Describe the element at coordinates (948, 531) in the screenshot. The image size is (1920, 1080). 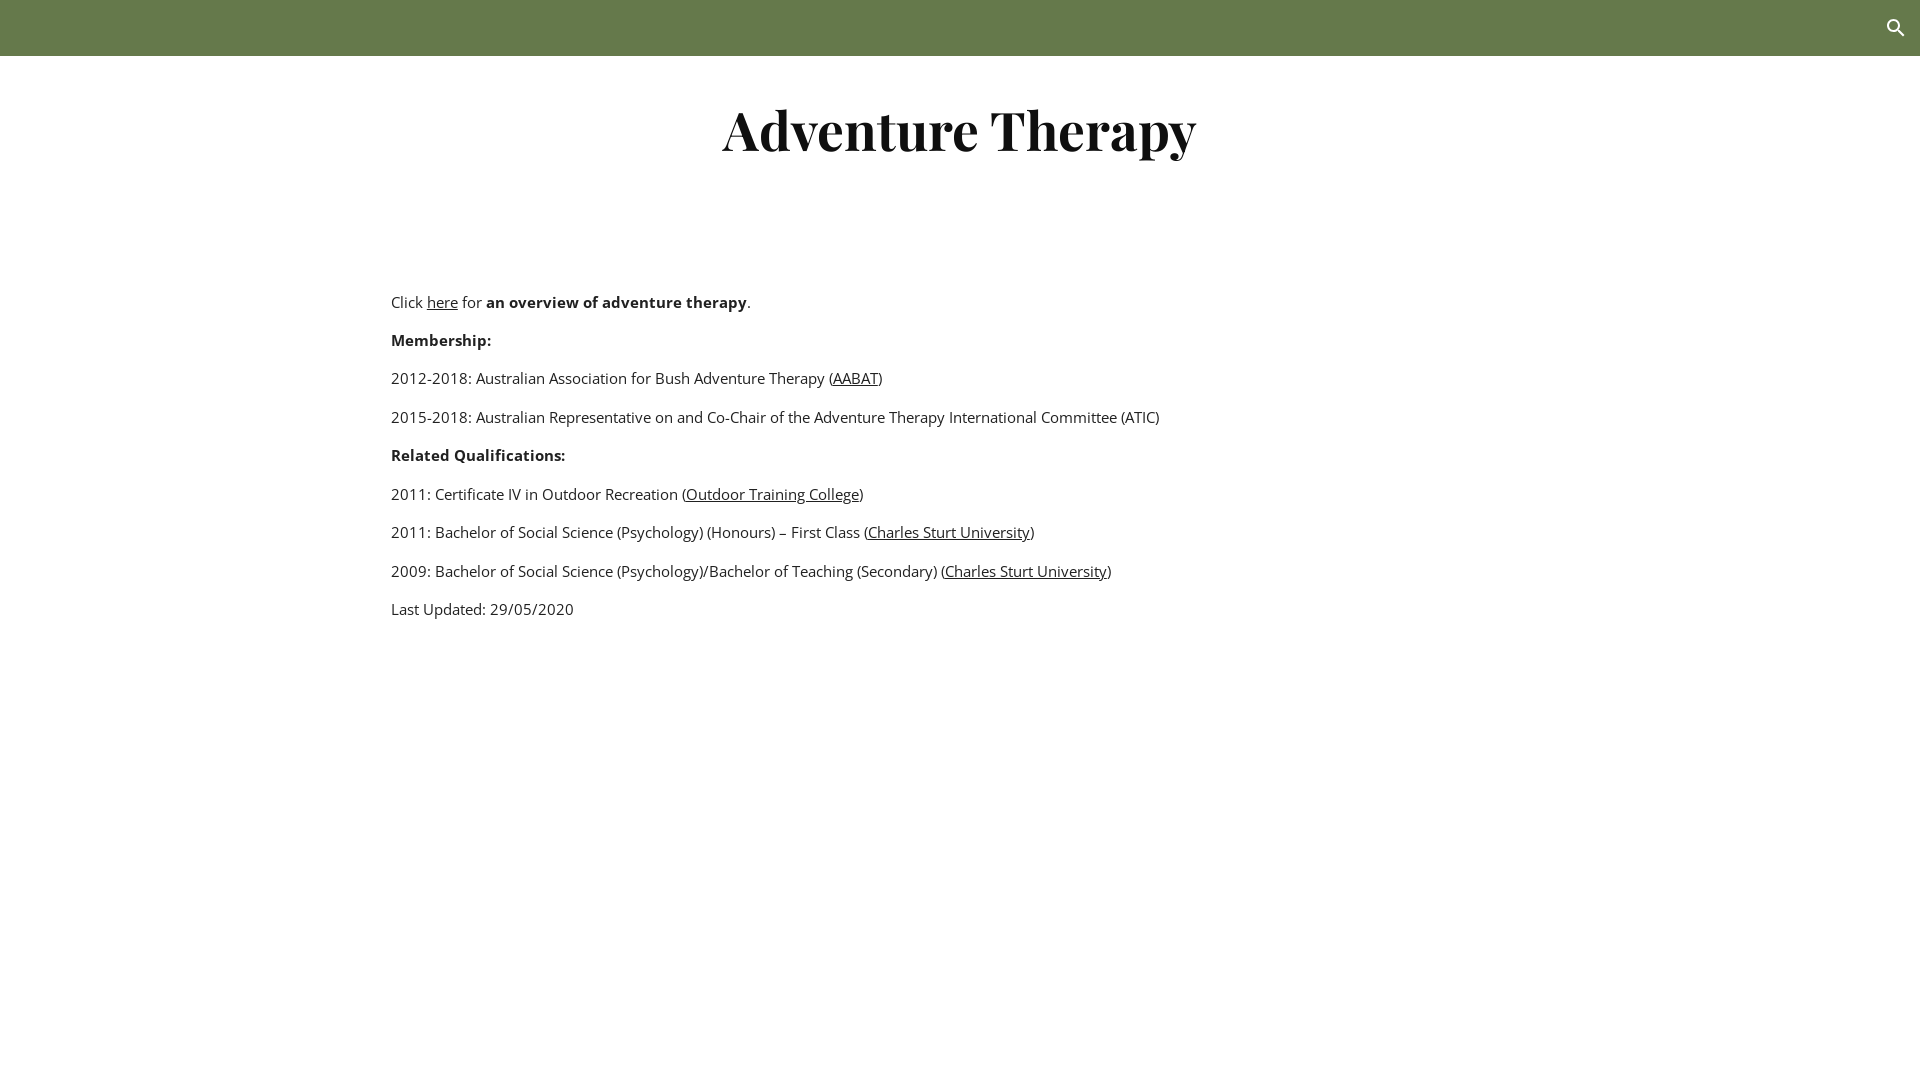
I see `'Charles Sturt University'` at that location.